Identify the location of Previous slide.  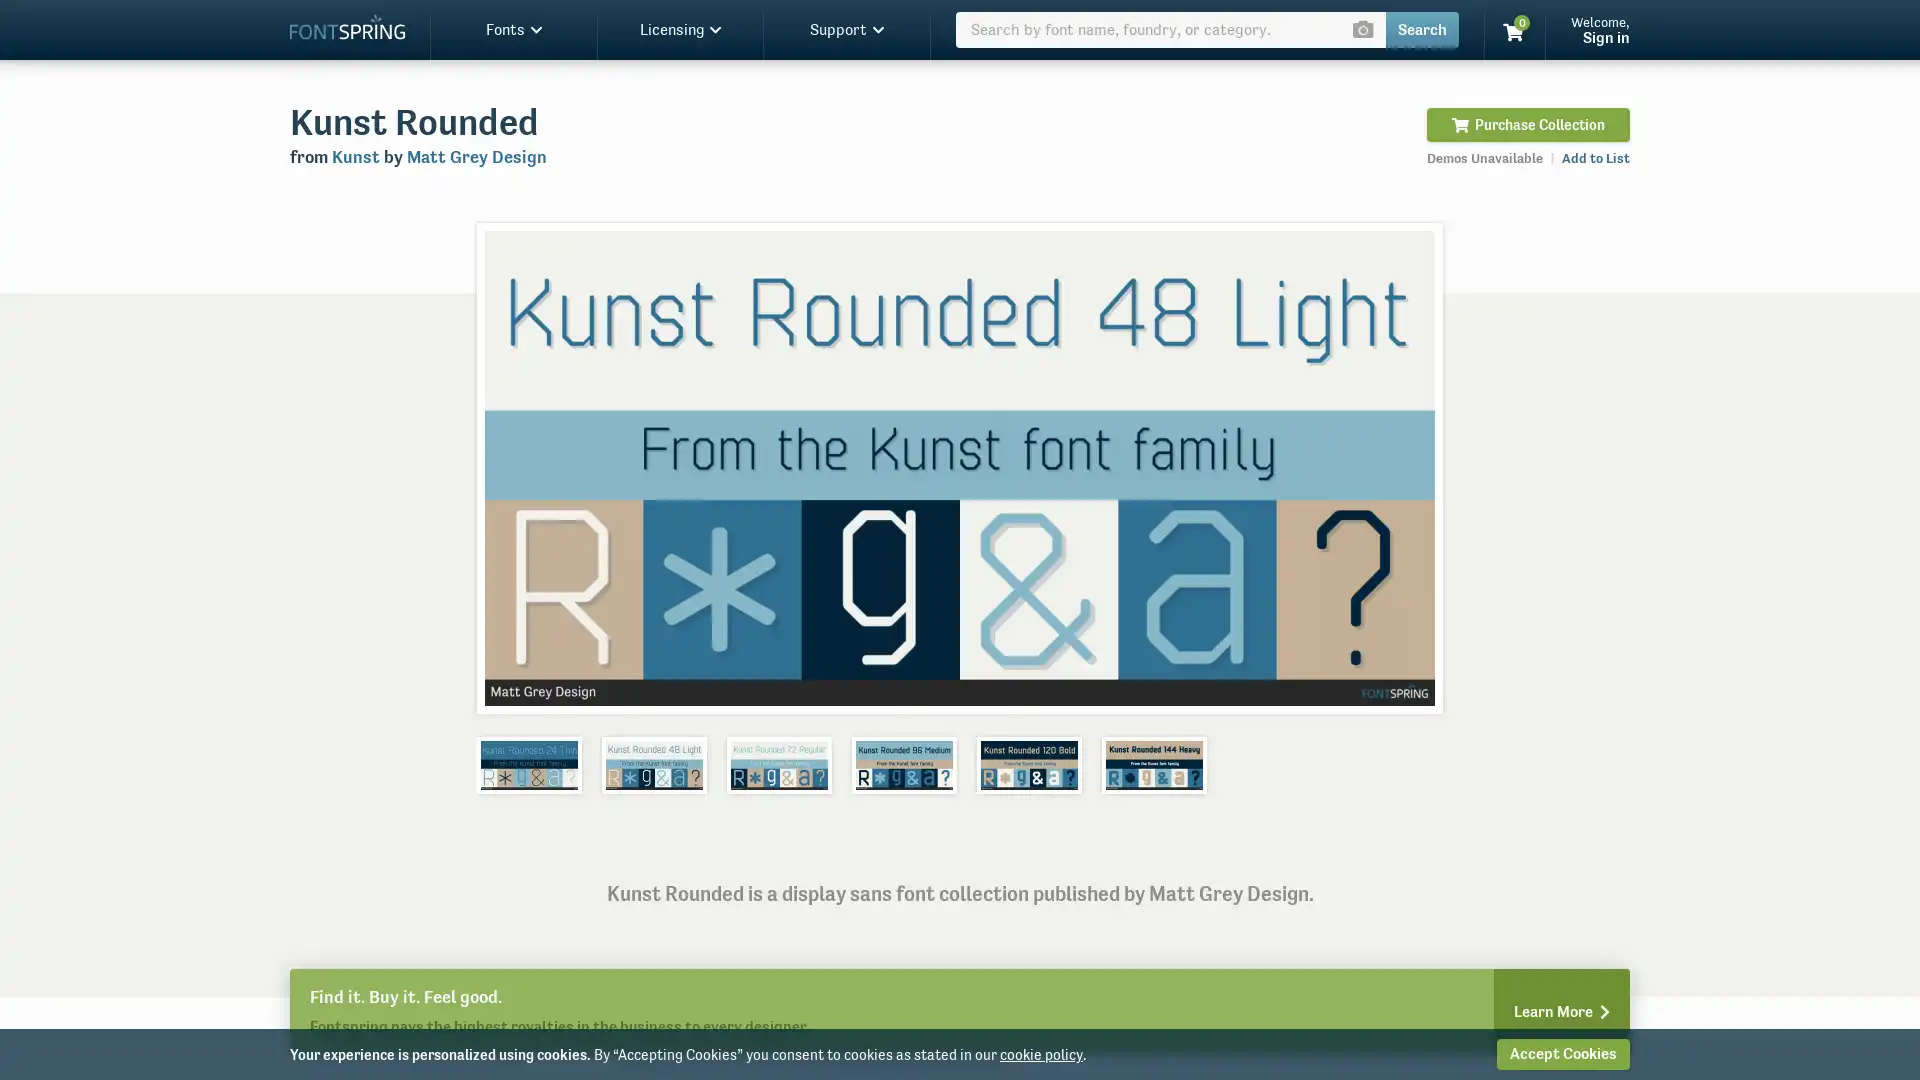
(513, 467).